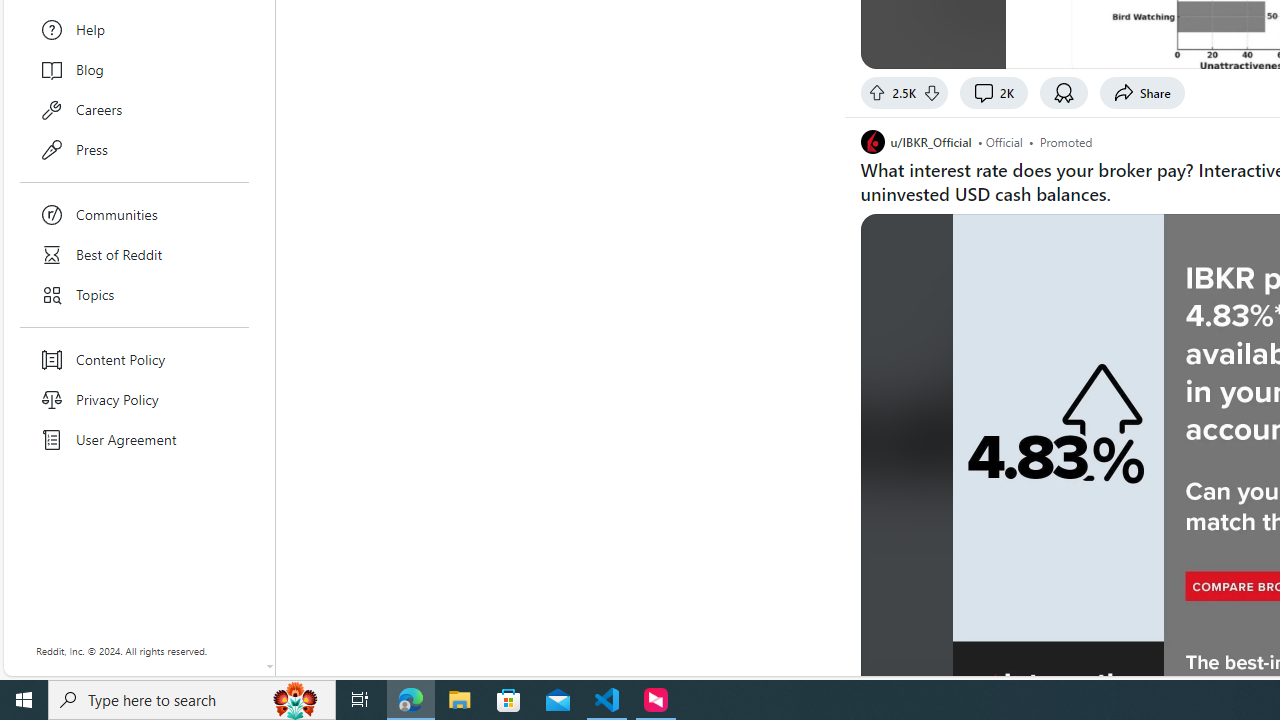 This screenshot has height=720, width=1280. Describe the element at coordinates (931, 92) in the screenshot. I see `'Downvote'` at that location.